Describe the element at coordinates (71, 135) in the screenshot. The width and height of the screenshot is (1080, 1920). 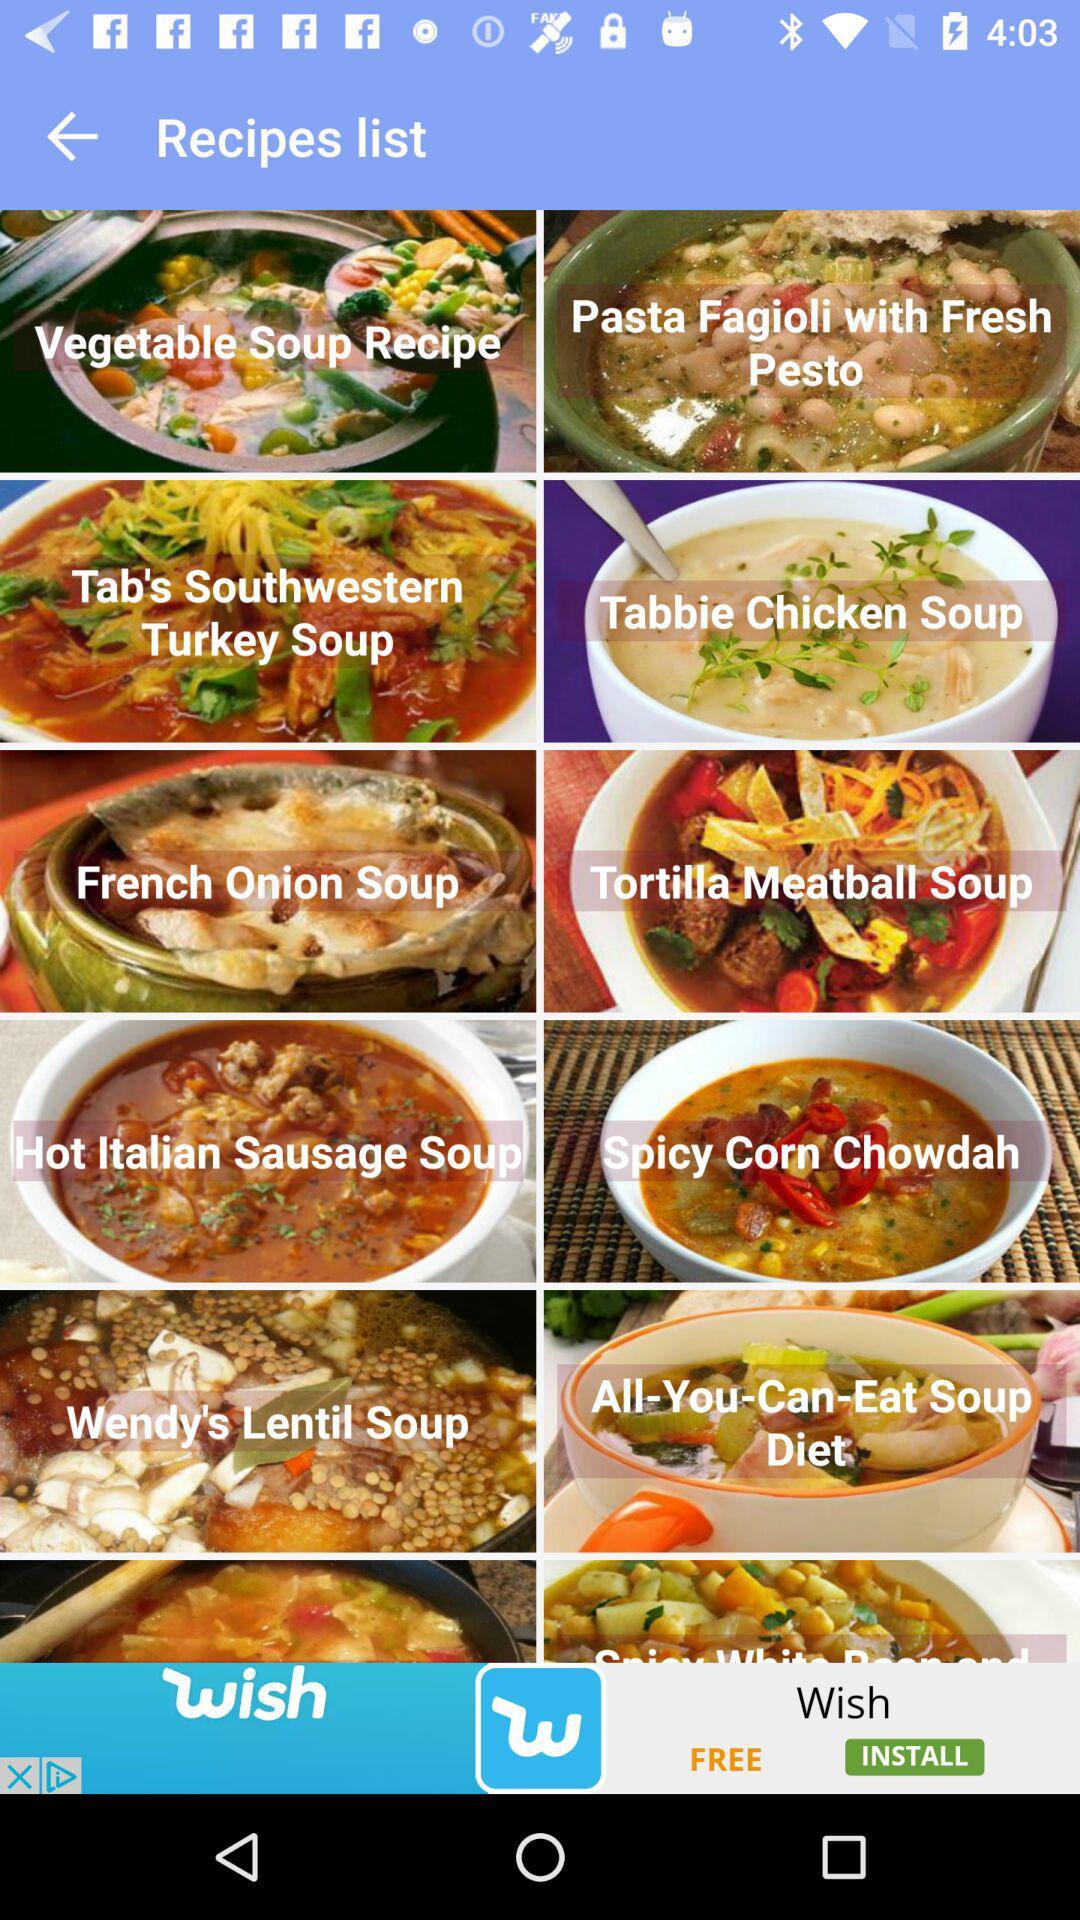
I see `previous` at that location.